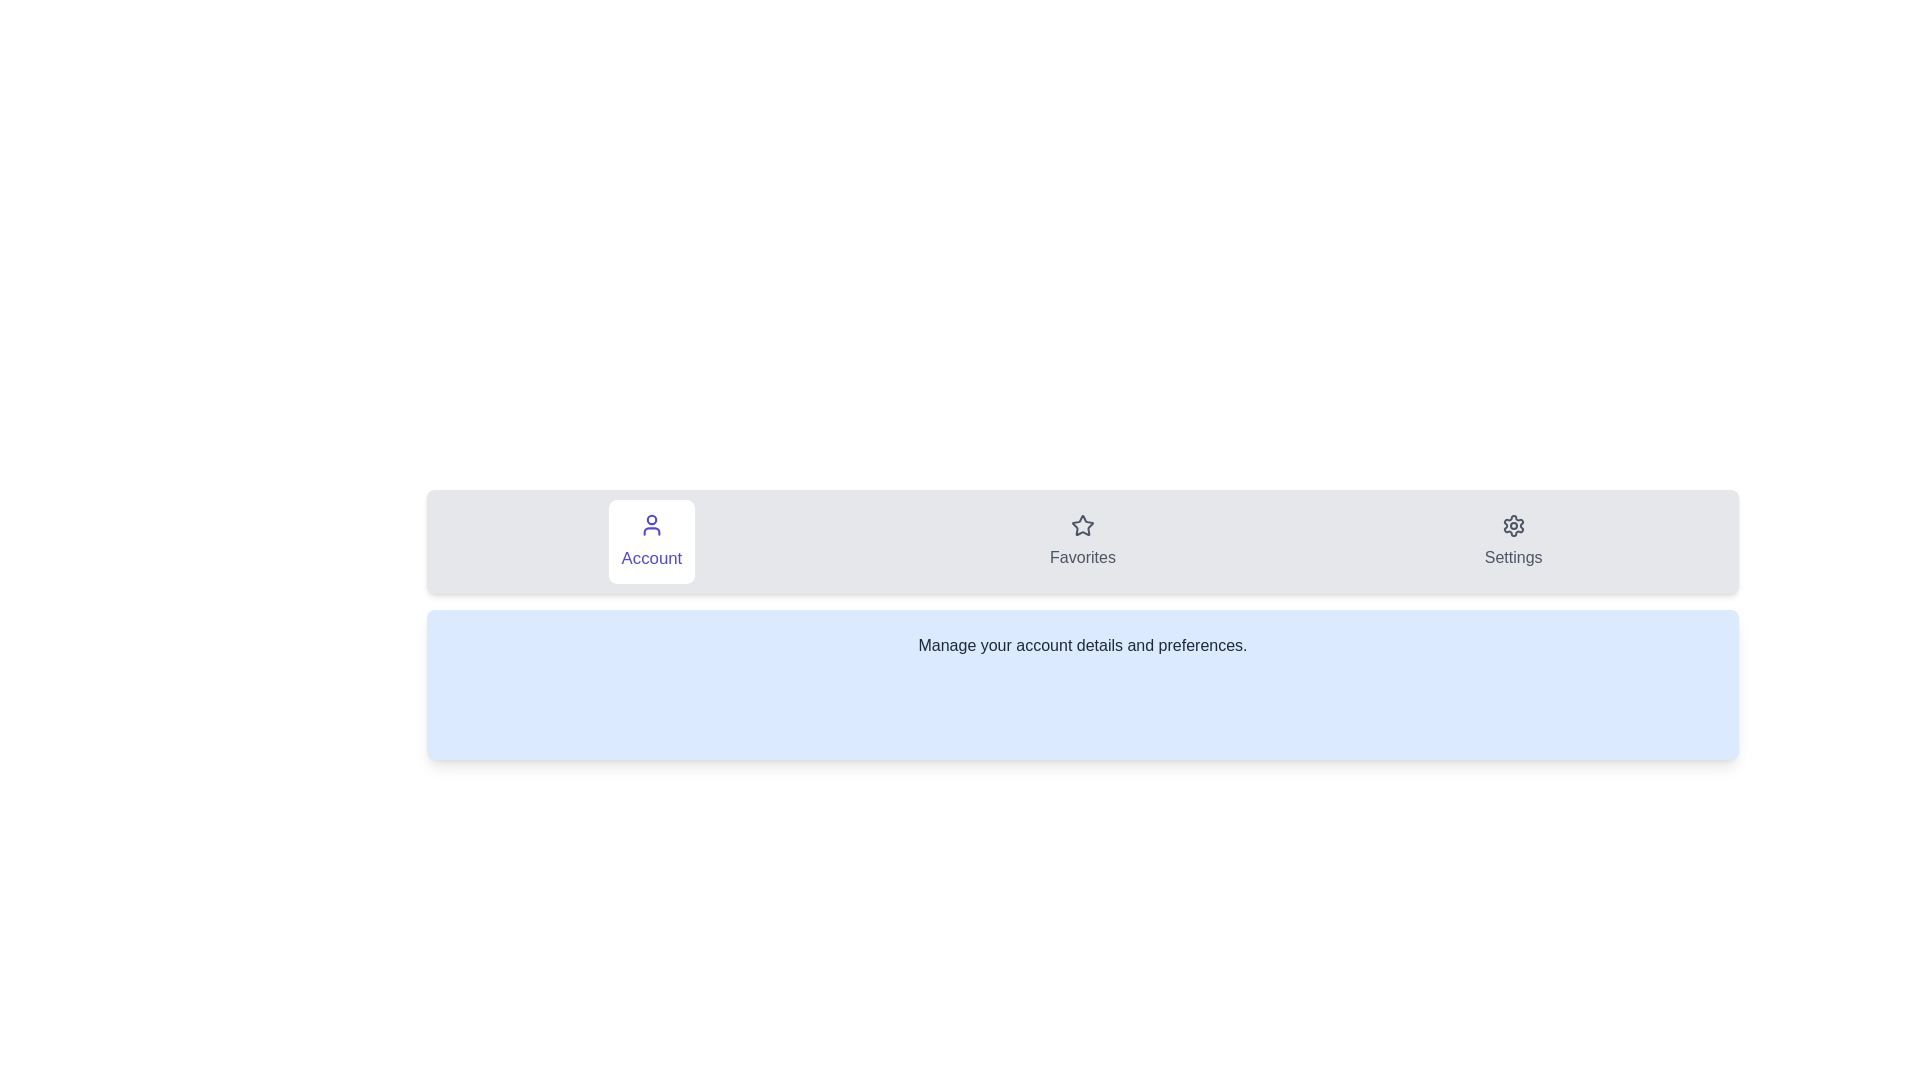  What do you see at coordinates (652, 542) in the screenshot?
I see `the Account tab by clicking on its button` at bounding box center [652, 542].